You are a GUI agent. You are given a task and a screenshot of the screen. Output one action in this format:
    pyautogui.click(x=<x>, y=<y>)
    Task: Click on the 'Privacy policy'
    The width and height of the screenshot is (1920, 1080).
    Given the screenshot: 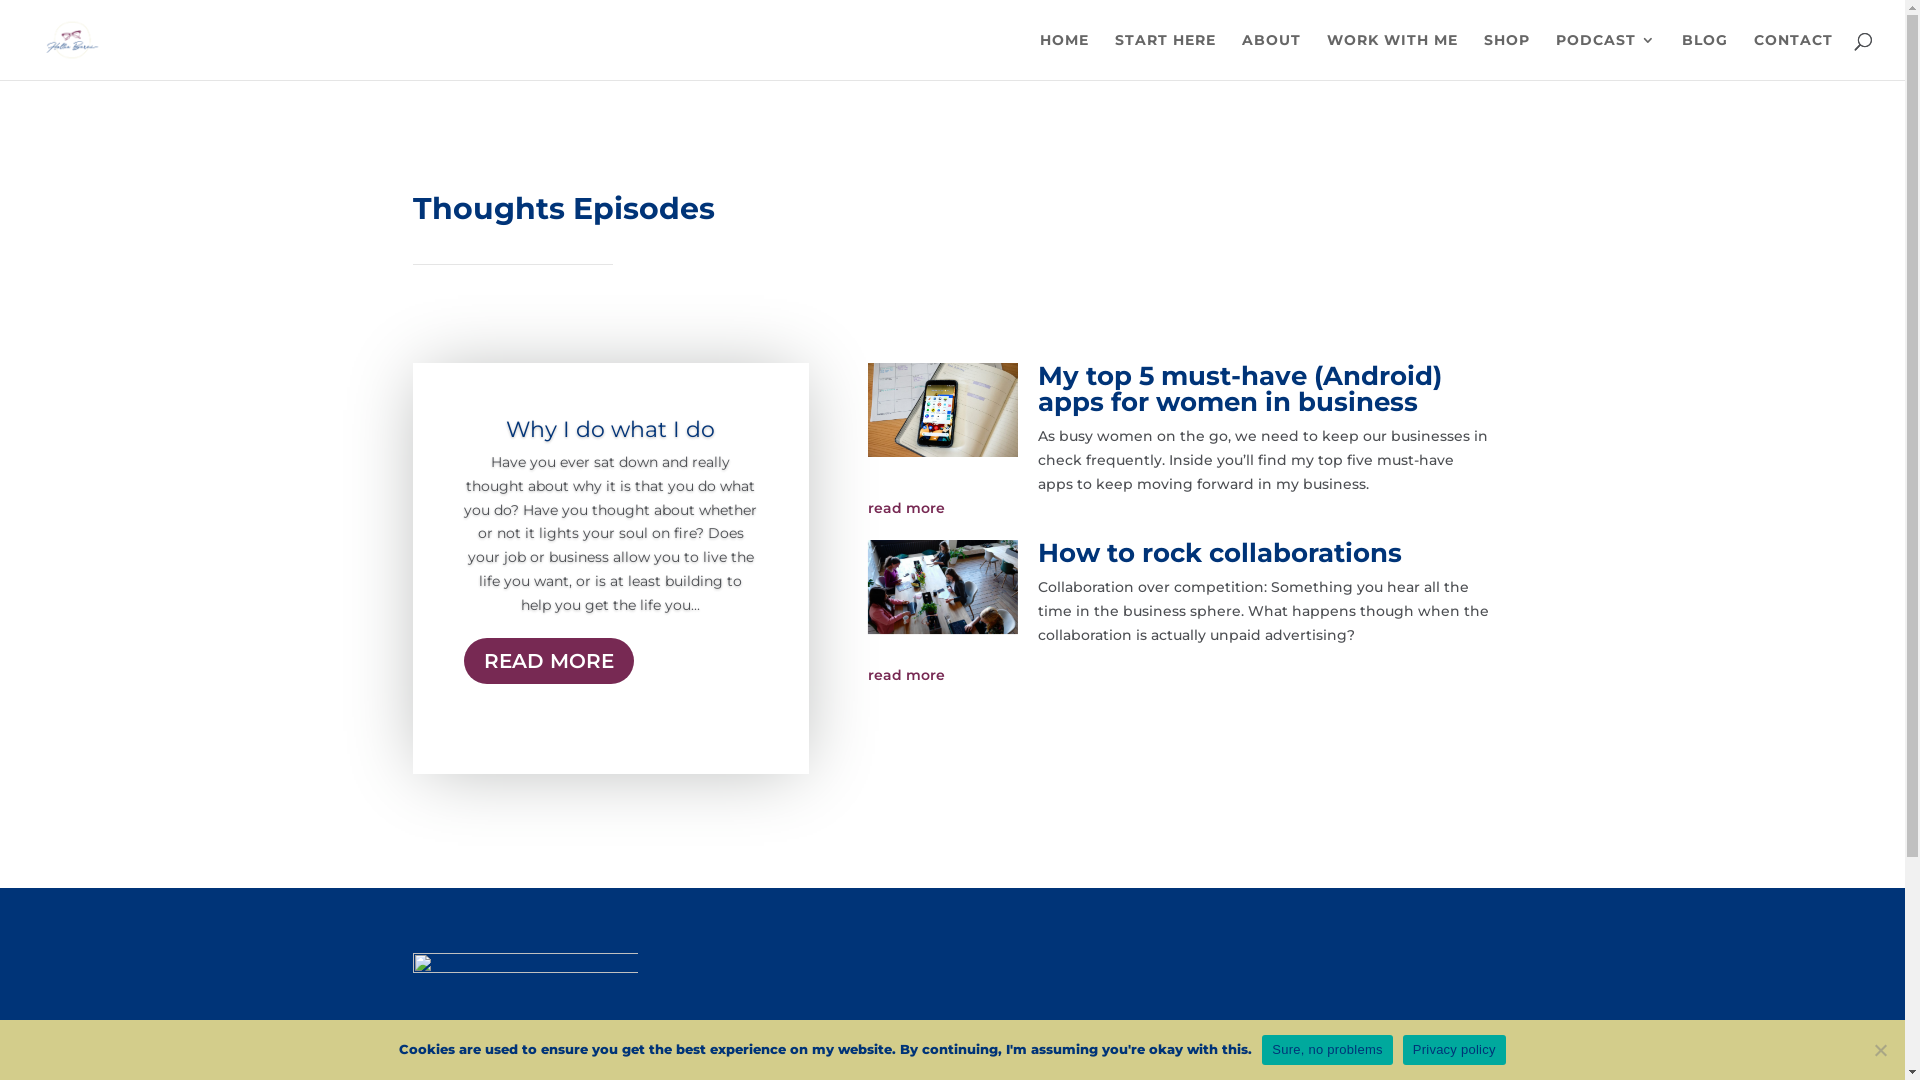 What is the action you would take?
    pyautogui.click(x=1454, y=1048)
    